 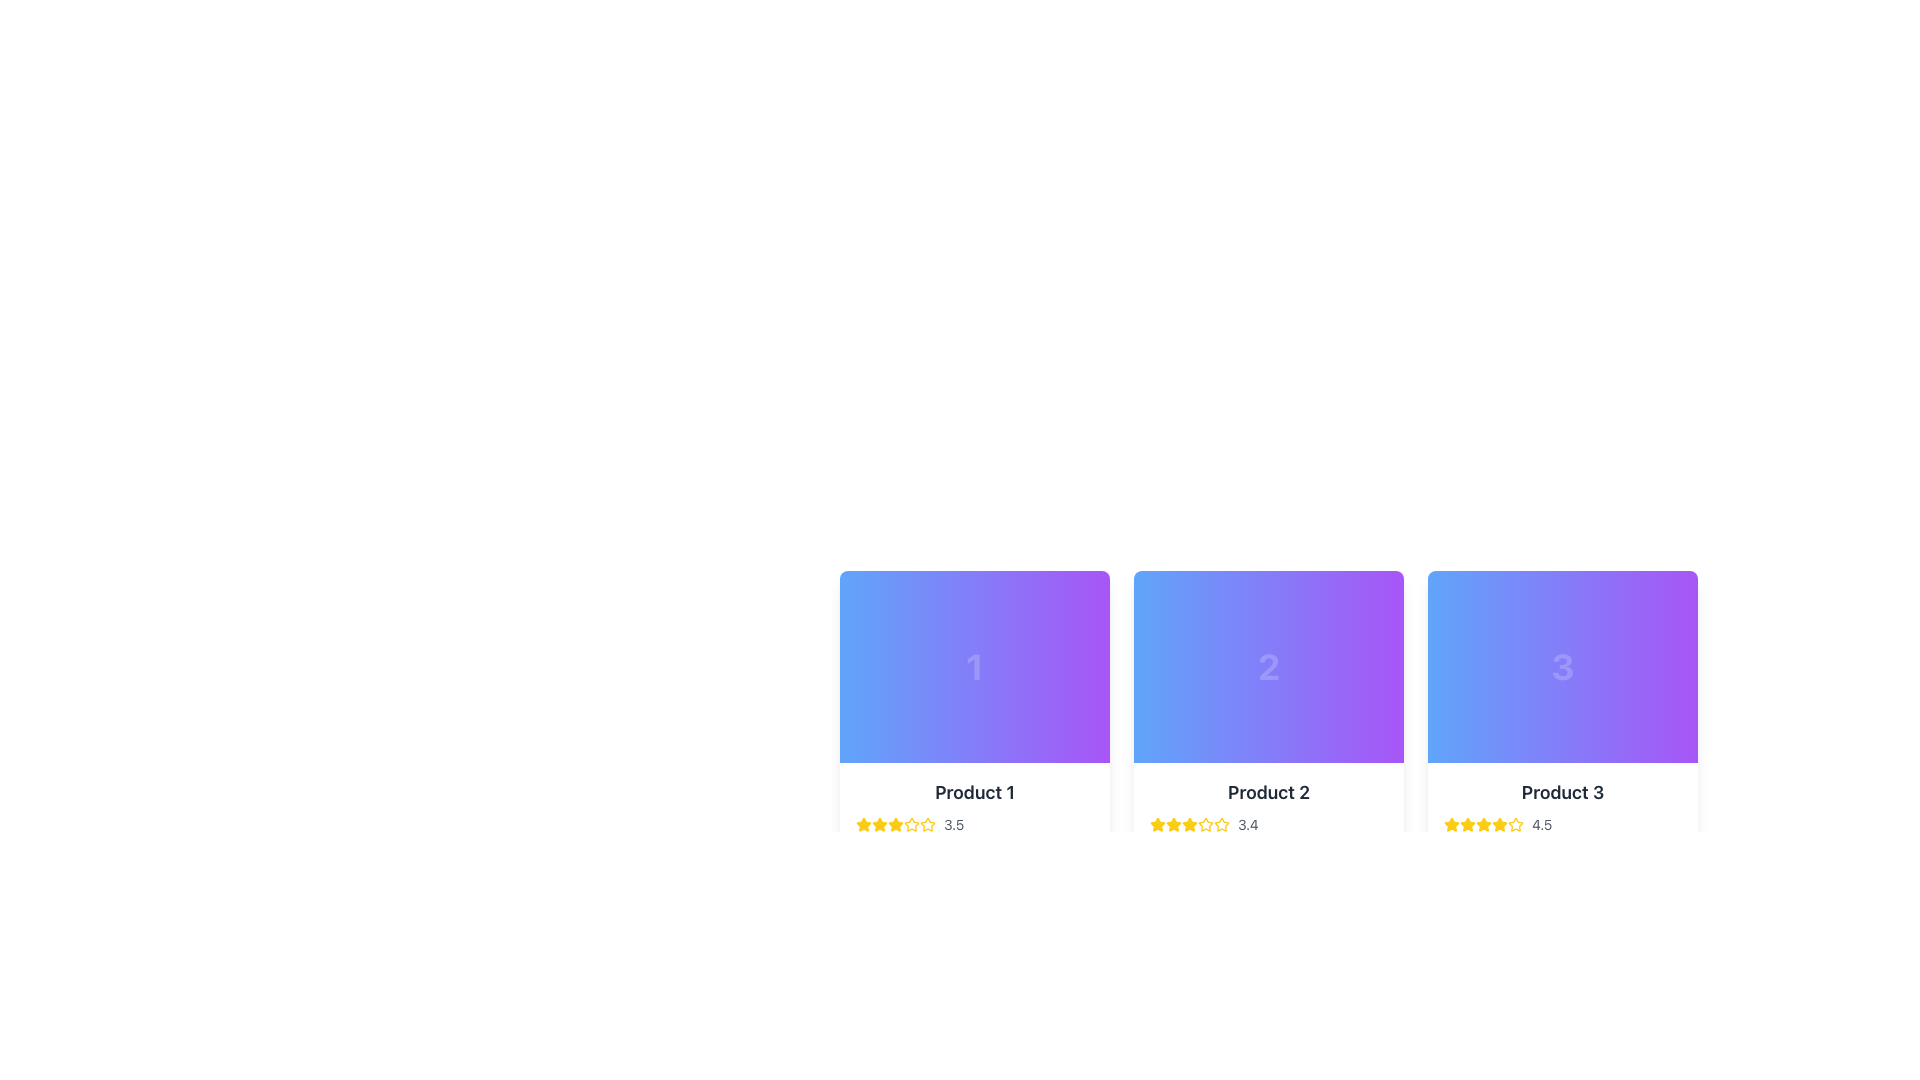 What do you see at coordinates (1190, 825) in the screenshot?
I see `the third yellow star in the rating component below the 'Product 2' card to rate it` at bounding box center [1190, 825].